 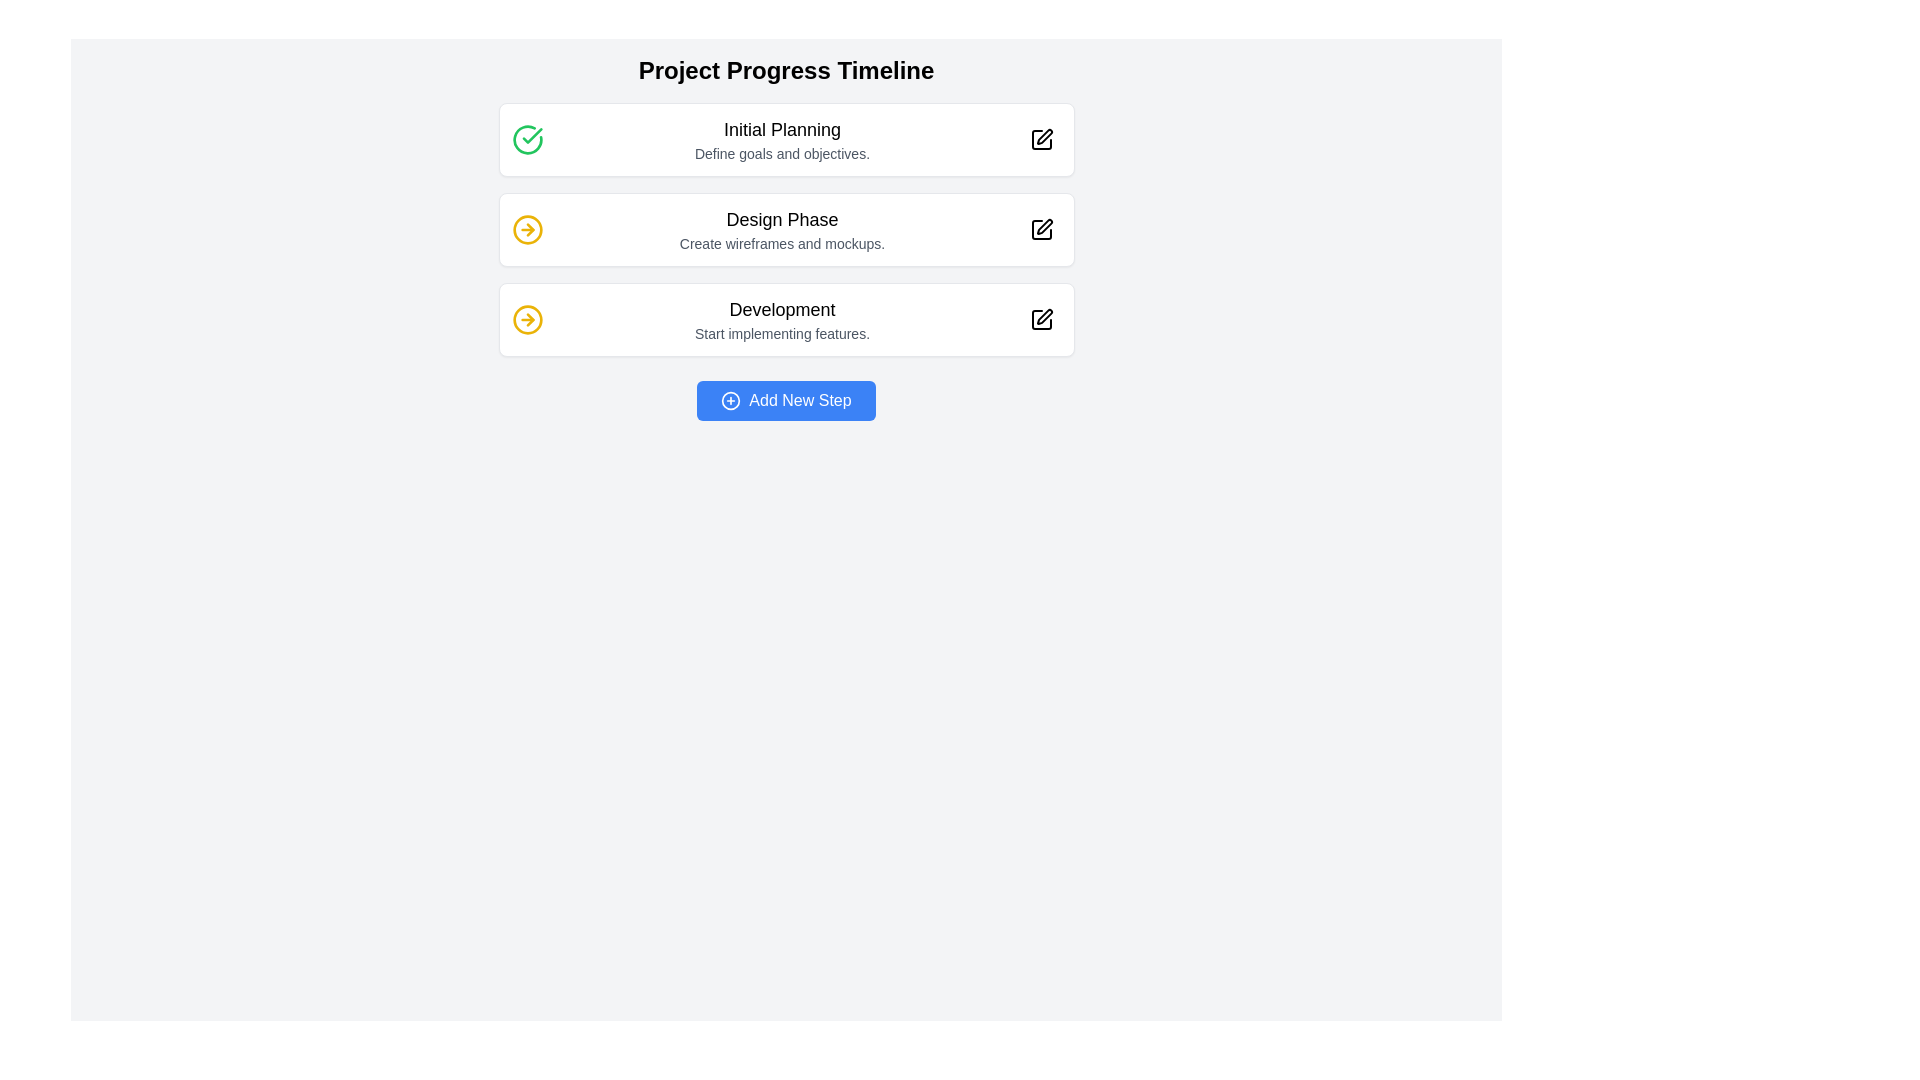 What do you see at coordinates (785, 401) in the screenshot?
I see `the 'Add New Step' button` at bounding box center [785, 401].